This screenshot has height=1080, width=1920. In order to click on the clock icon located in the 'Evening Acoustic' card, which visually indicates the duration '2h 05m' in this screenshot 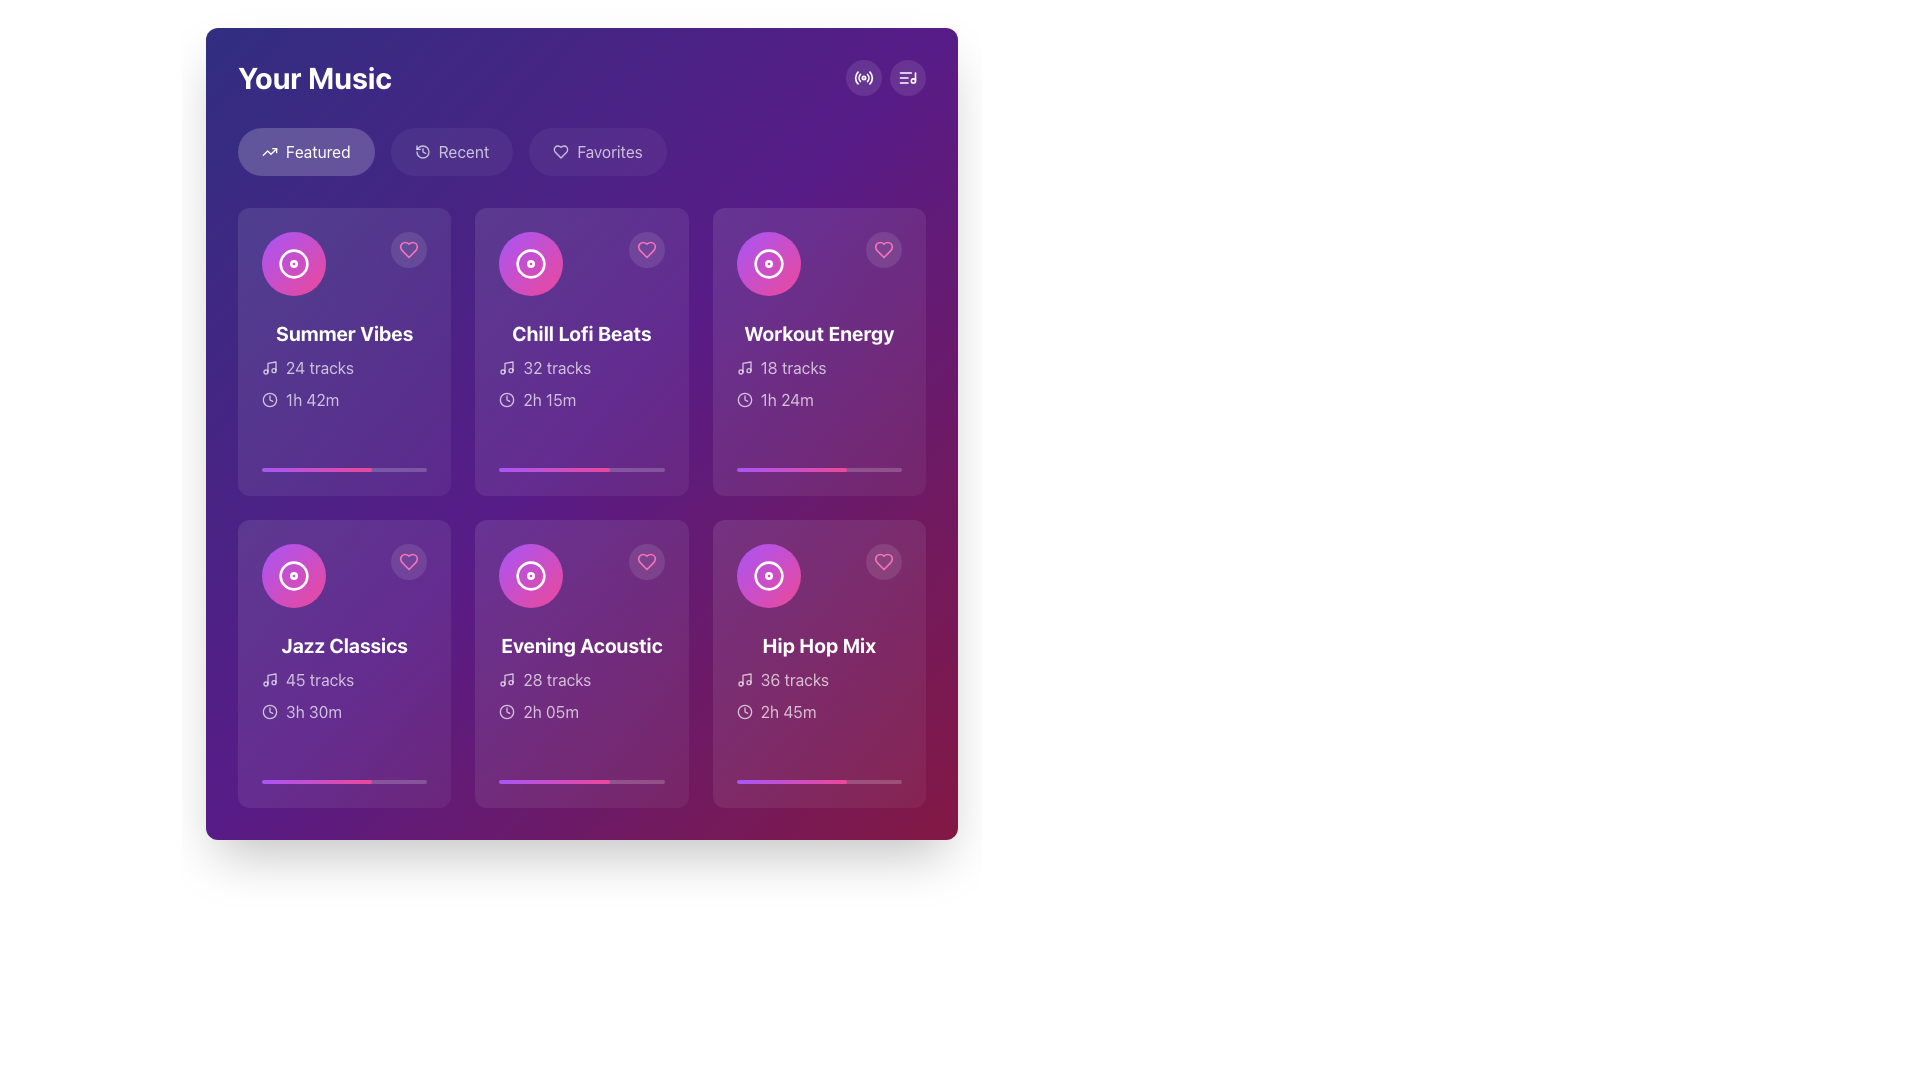, I will do `click(507, 711)`.